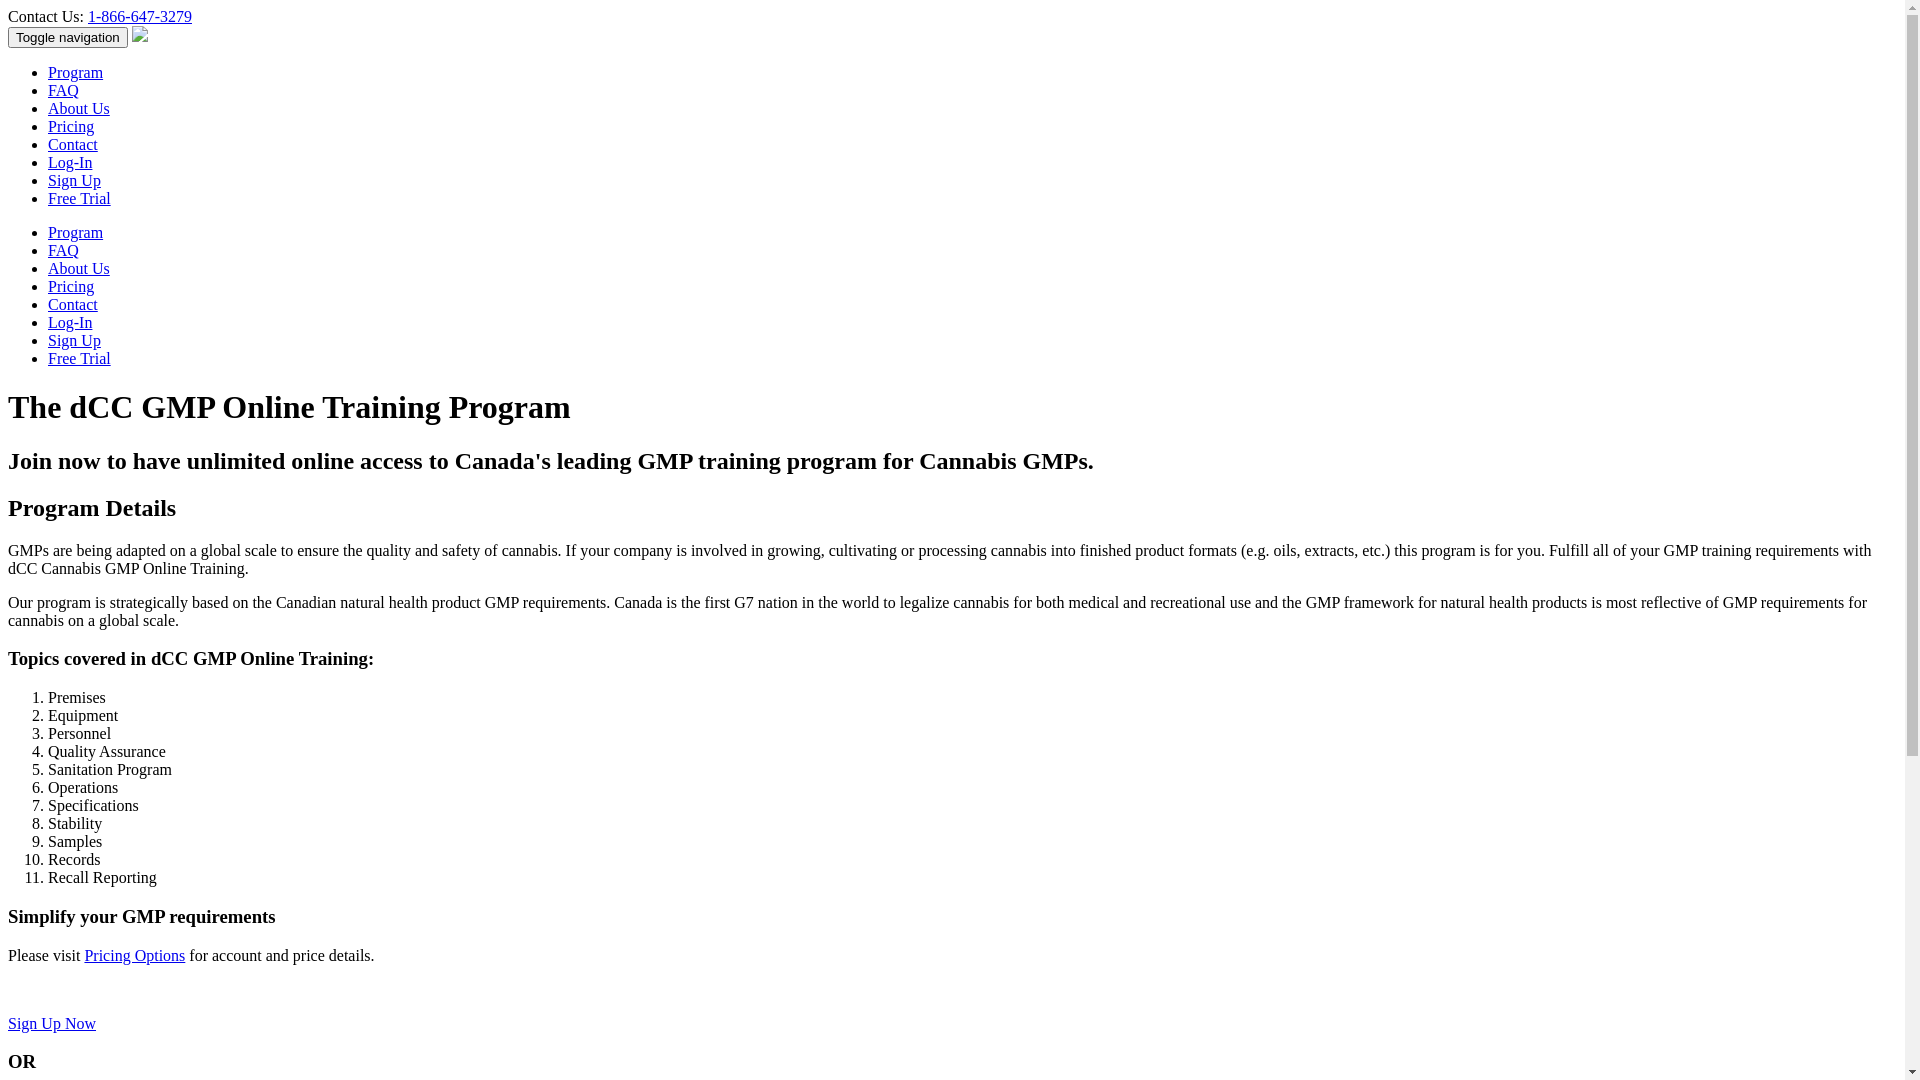 The width and height of the screenshot is (1920, 1080). Describe the element at coordinates (82, 954) in the screenshot. I see `'Pricing Options'` at that location.